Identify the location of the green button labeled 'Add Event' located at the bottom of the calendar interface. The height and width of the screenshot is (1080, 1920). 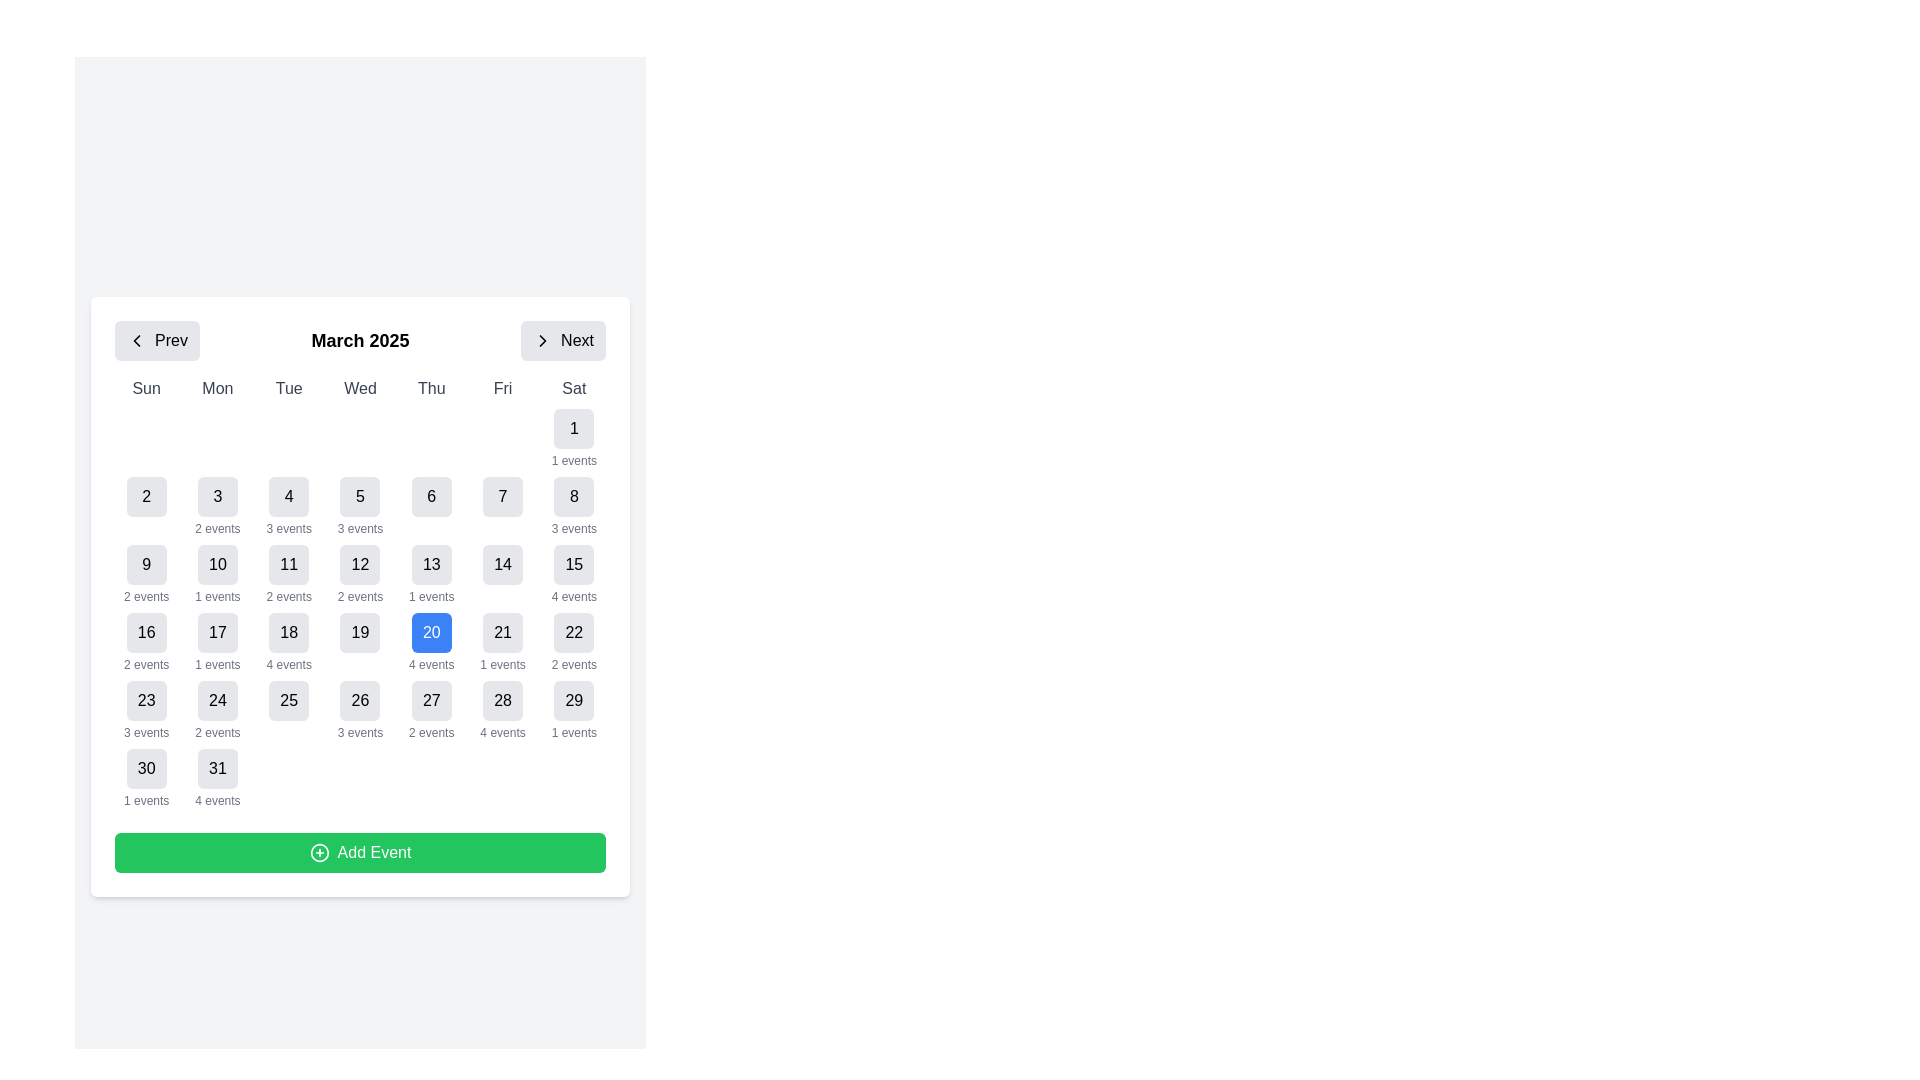
(360, 852).